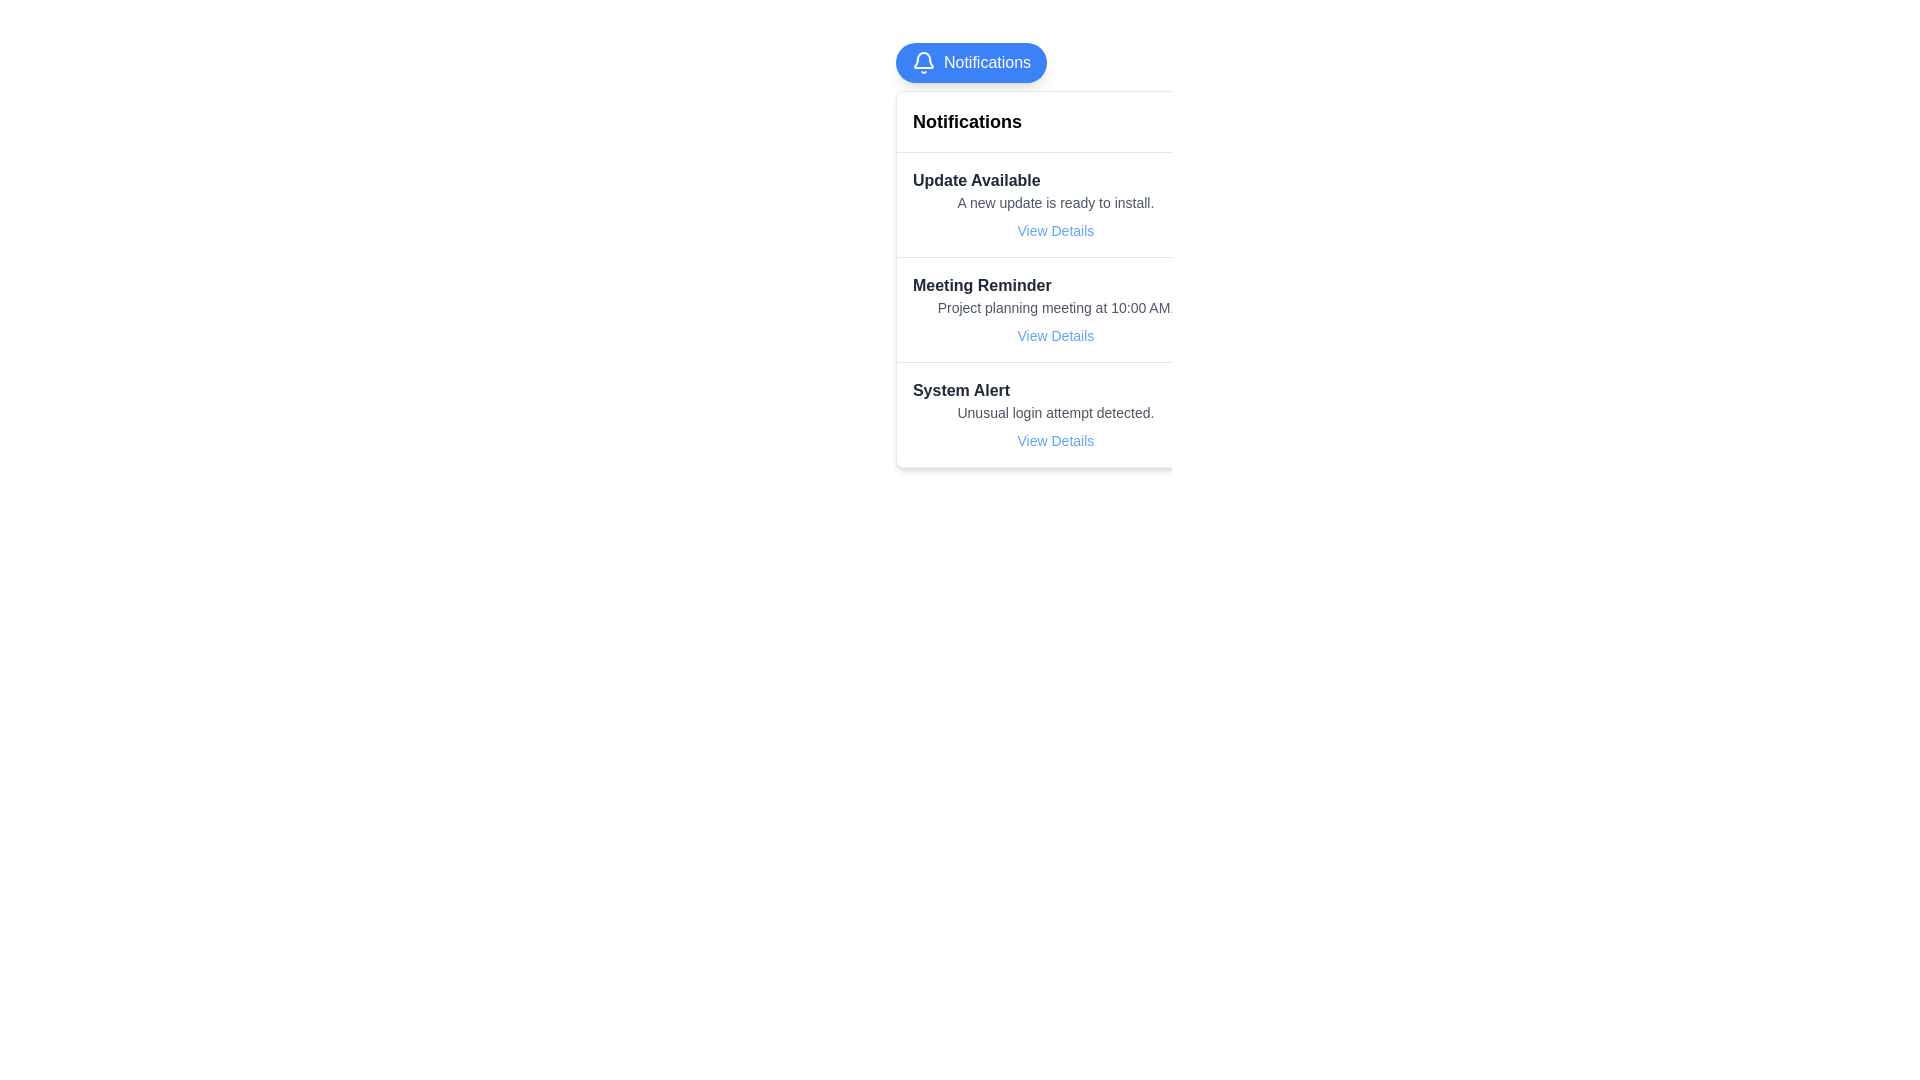 Image resolution: width=1920 pixels, height=1080 pixels. What do you see at coordinates (1055, 203) in the screenshot?
I see `text line displaying the message 'A new update is ready to install.' which is located below the title 'Update Available' and above 'View Details'` at bounding box center [1055, 203].